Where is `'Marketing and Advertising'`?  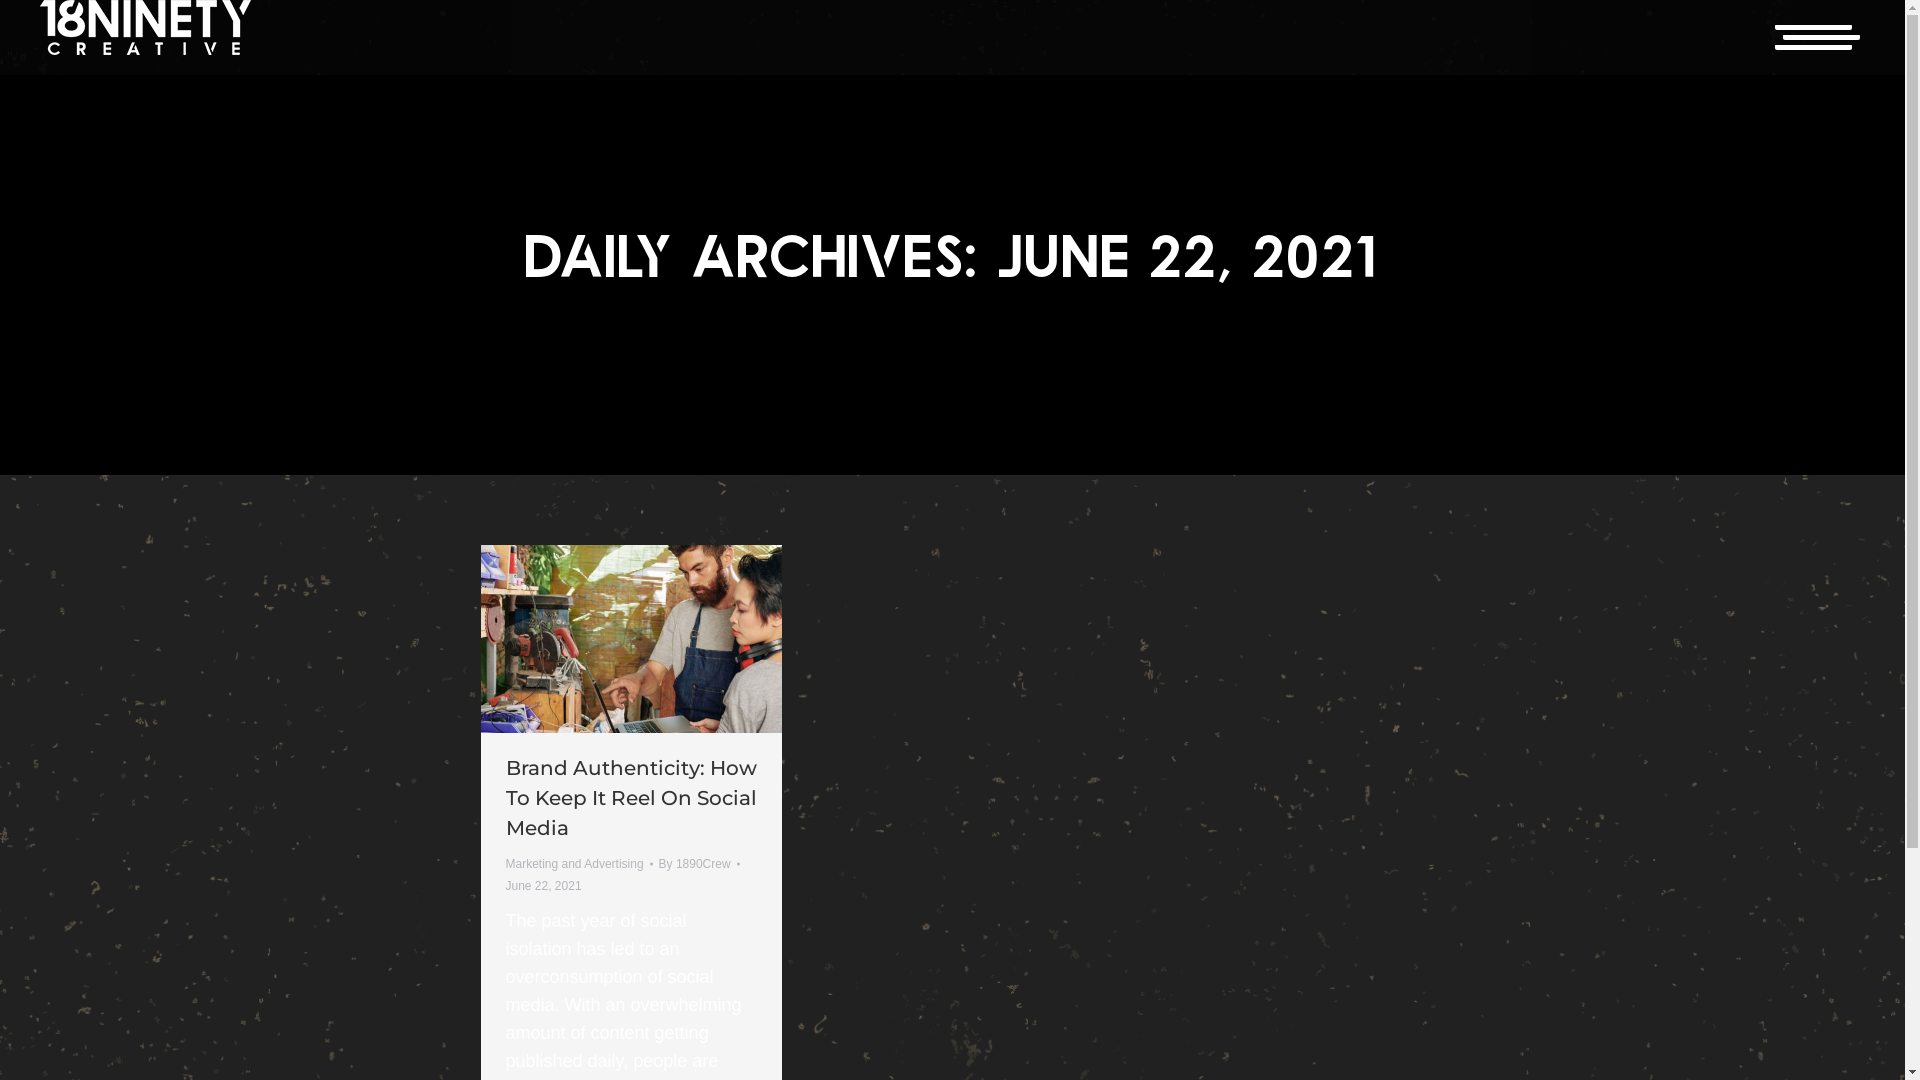 'Marketing and Advertising' is located at coordinates (574, 863).